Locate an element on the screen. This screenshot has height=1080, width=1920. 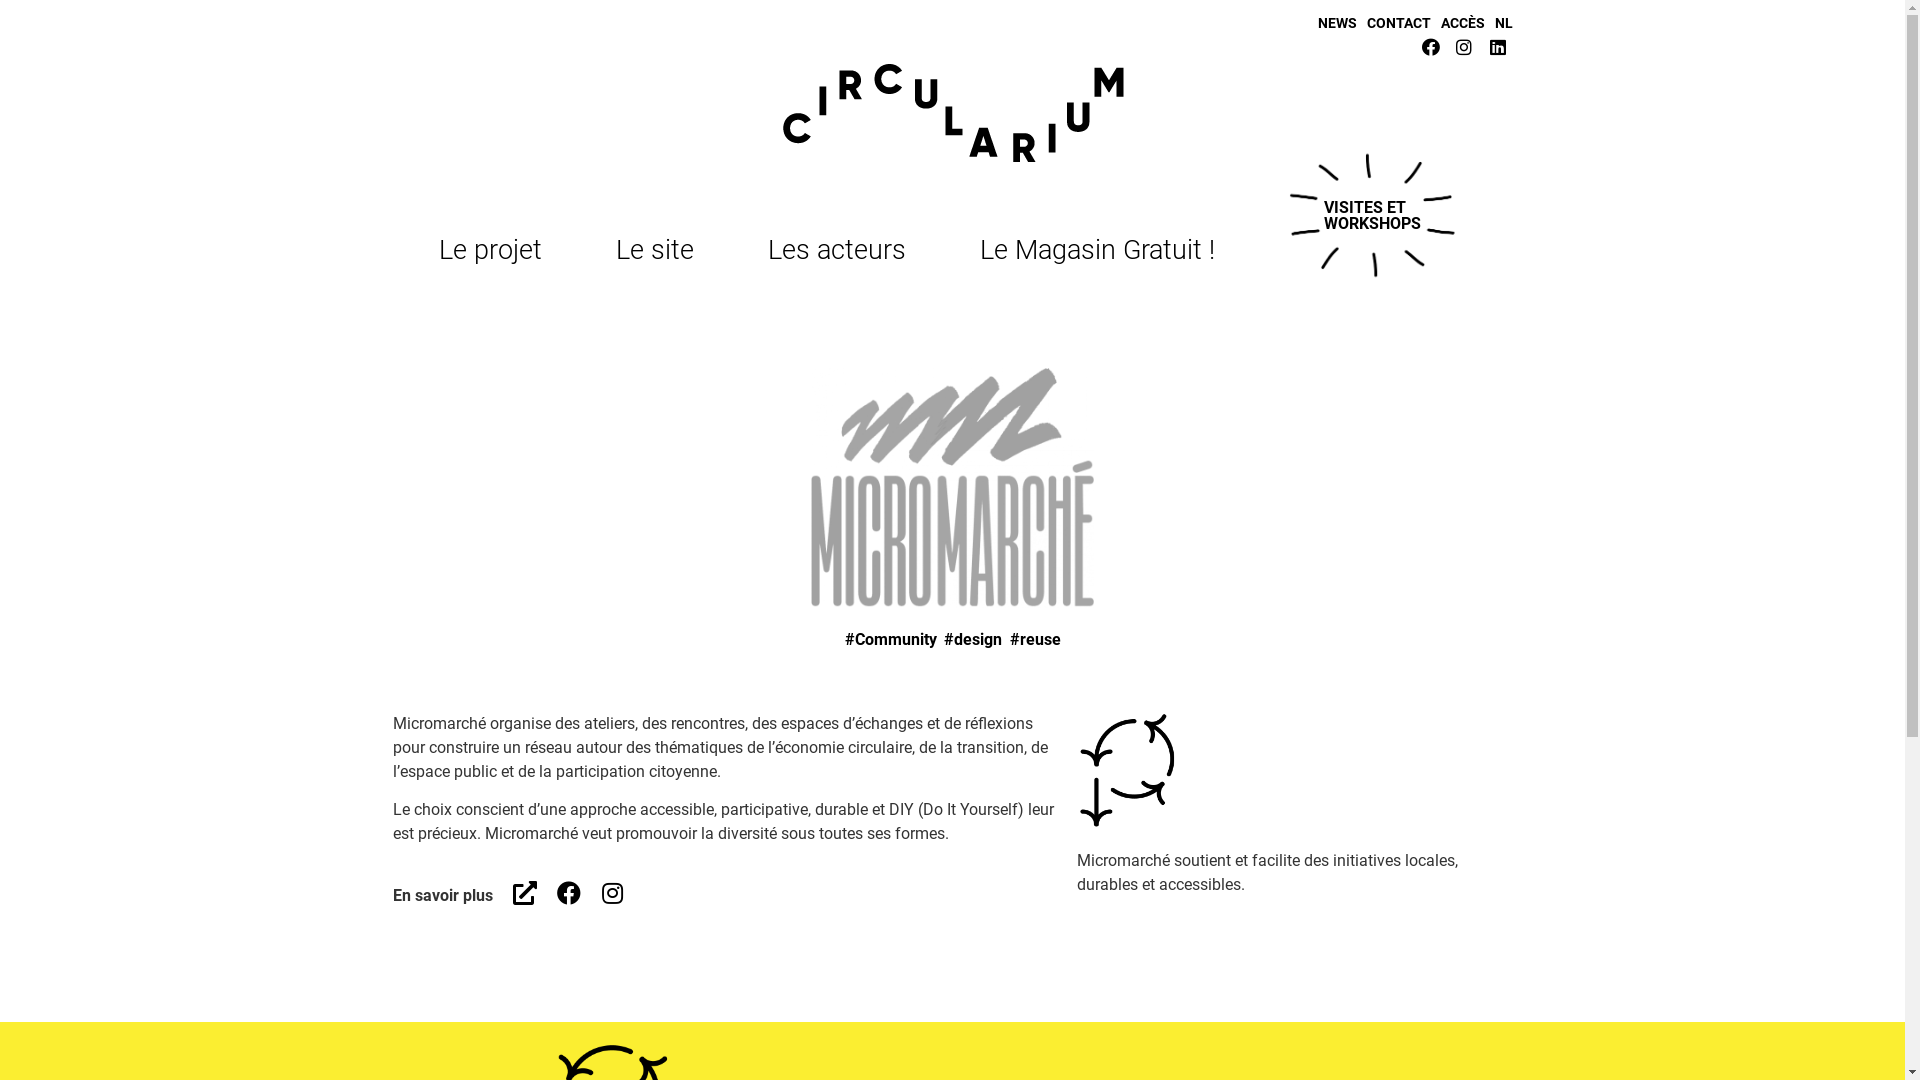
'Le Magasin Gratuit !' is located at coordinates (1096, 249).